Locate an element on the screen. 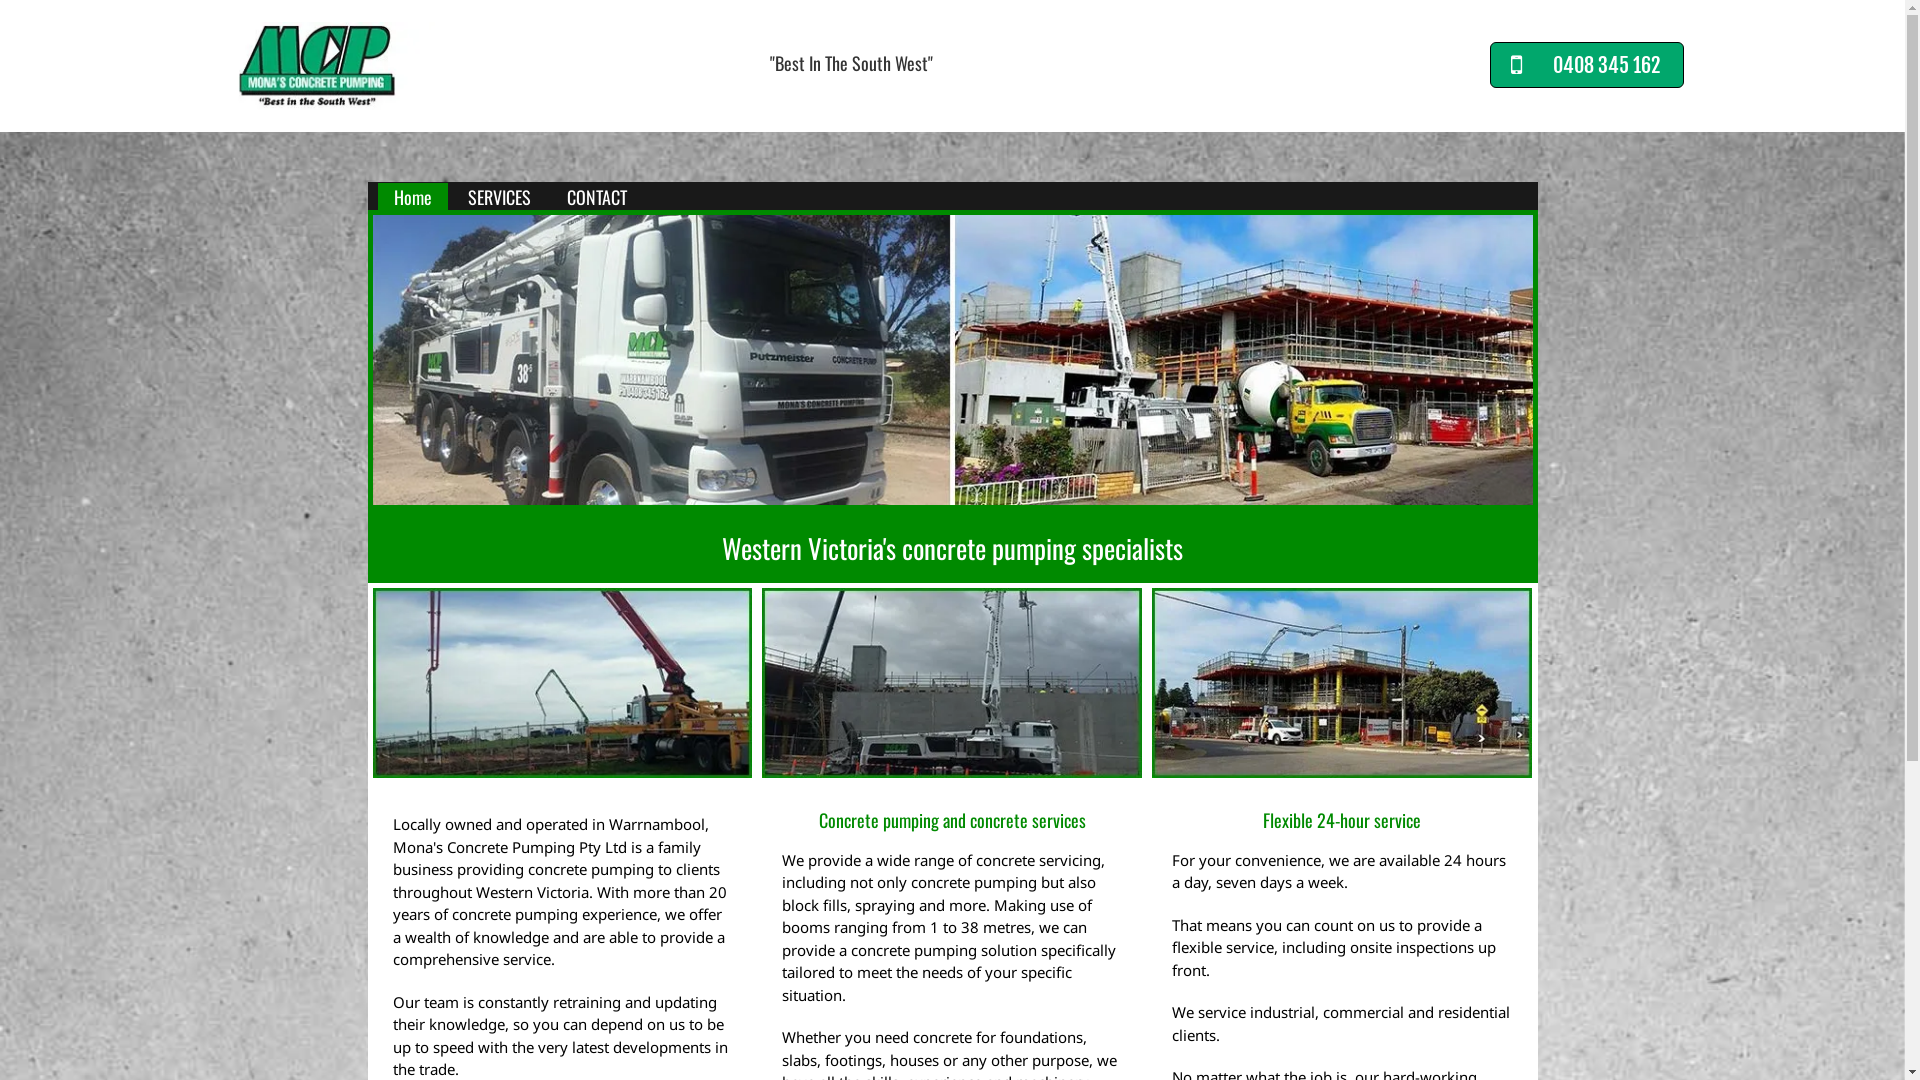  'SERVICES' is located at coordinates (499, 197).